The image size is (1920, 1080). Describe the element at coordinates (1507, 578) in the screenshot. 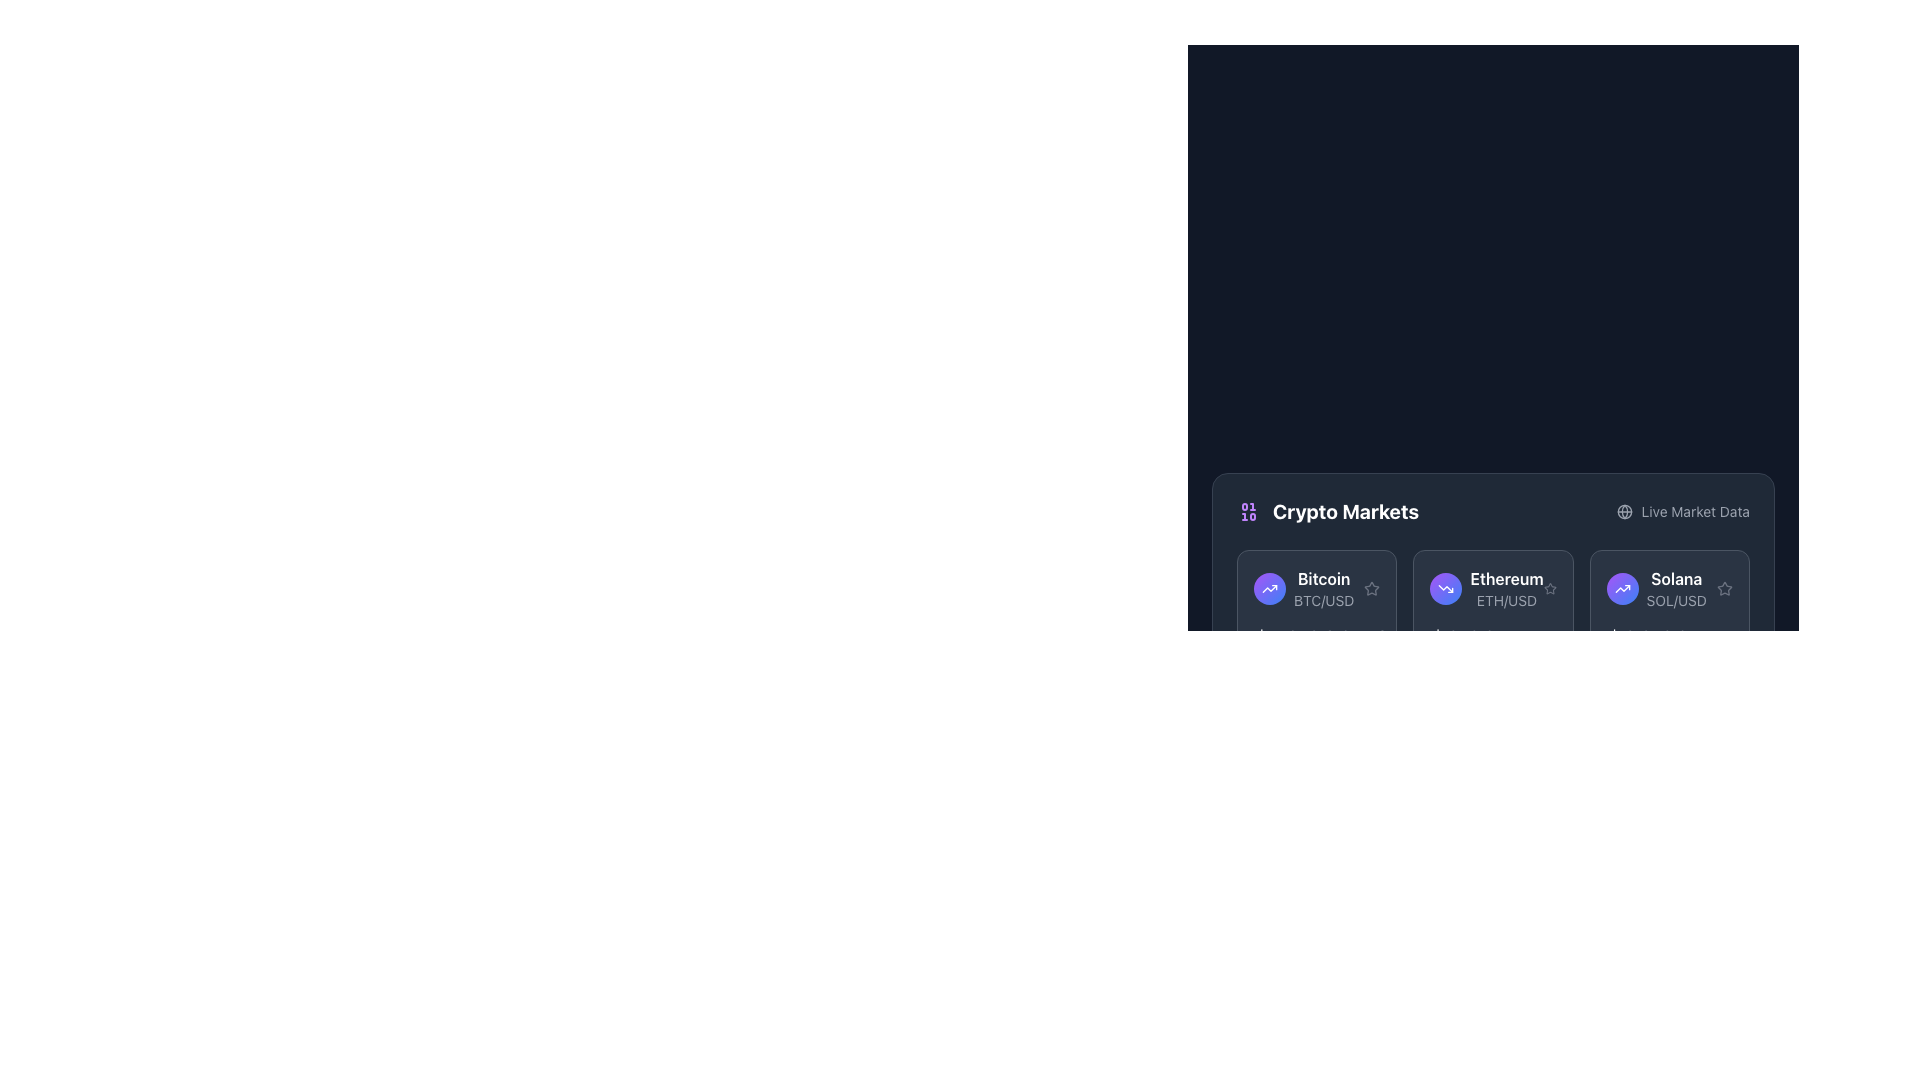

I see `the text label displaying 'Ethereum' which is styled with a white font color on a dark background, located on the top of a prominent rectangular card in the 'Crypto Markets' section` at that location.